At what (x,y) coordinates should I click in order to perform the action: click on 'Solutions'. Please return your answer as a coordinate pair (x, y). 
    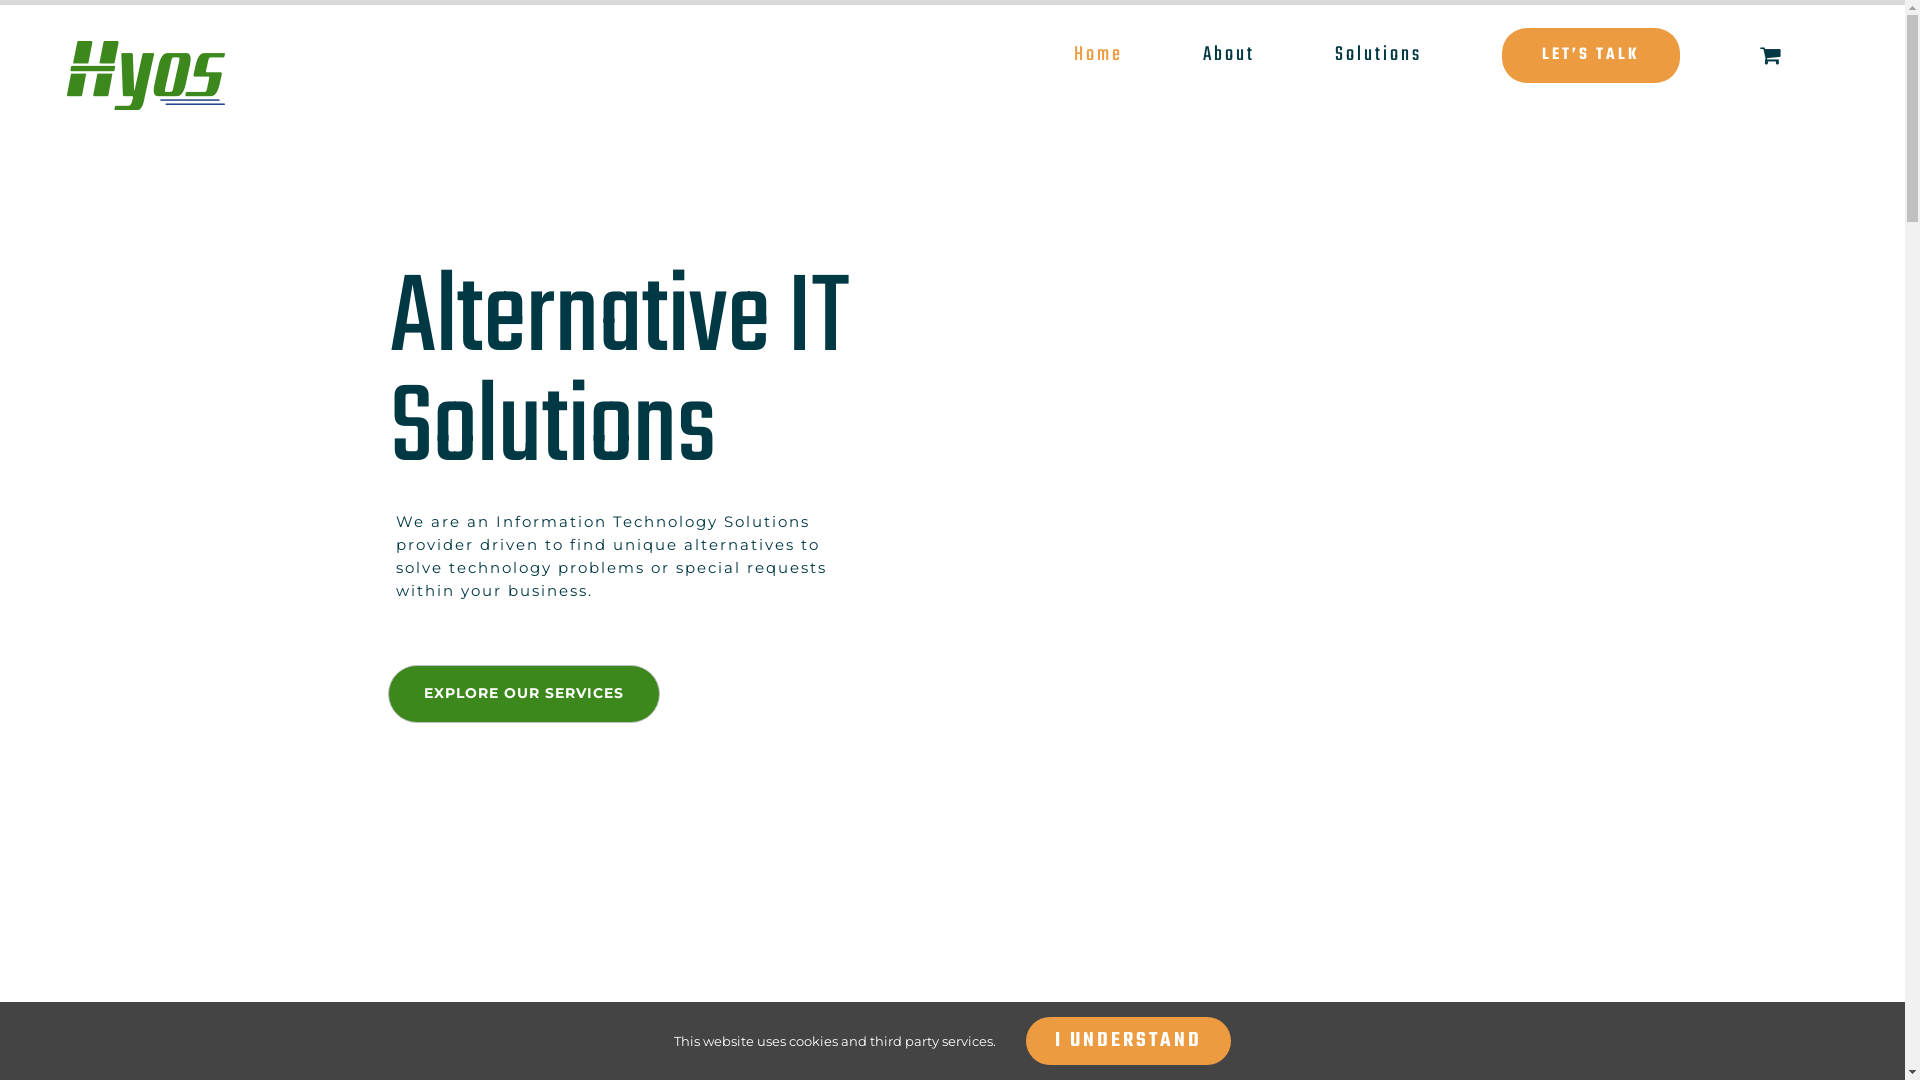
    Looking at the image, I should click on (1377, 53).